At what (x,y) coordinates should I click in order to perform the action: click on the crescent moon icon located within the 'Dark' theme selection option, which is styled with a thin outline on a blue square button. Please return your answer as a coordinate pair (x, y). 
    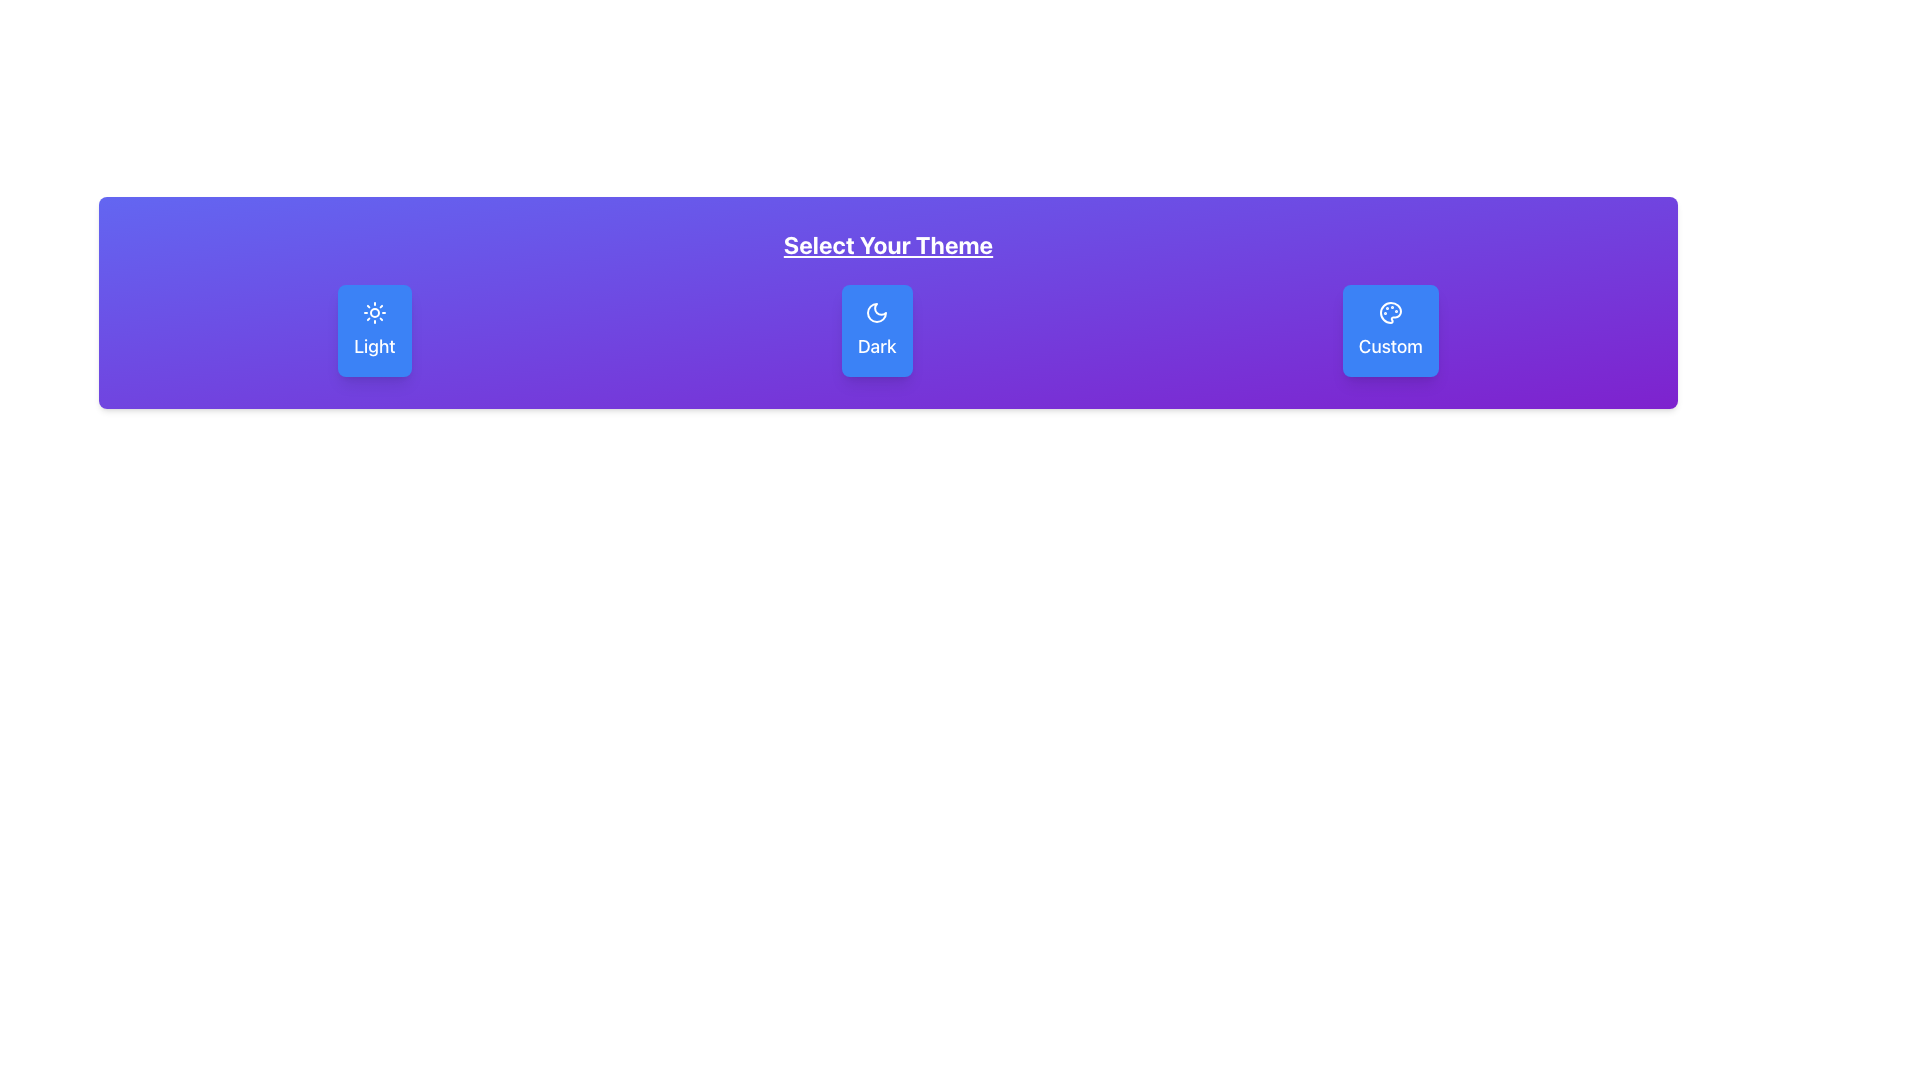
    Looking at the image, I should click on (877, 312).